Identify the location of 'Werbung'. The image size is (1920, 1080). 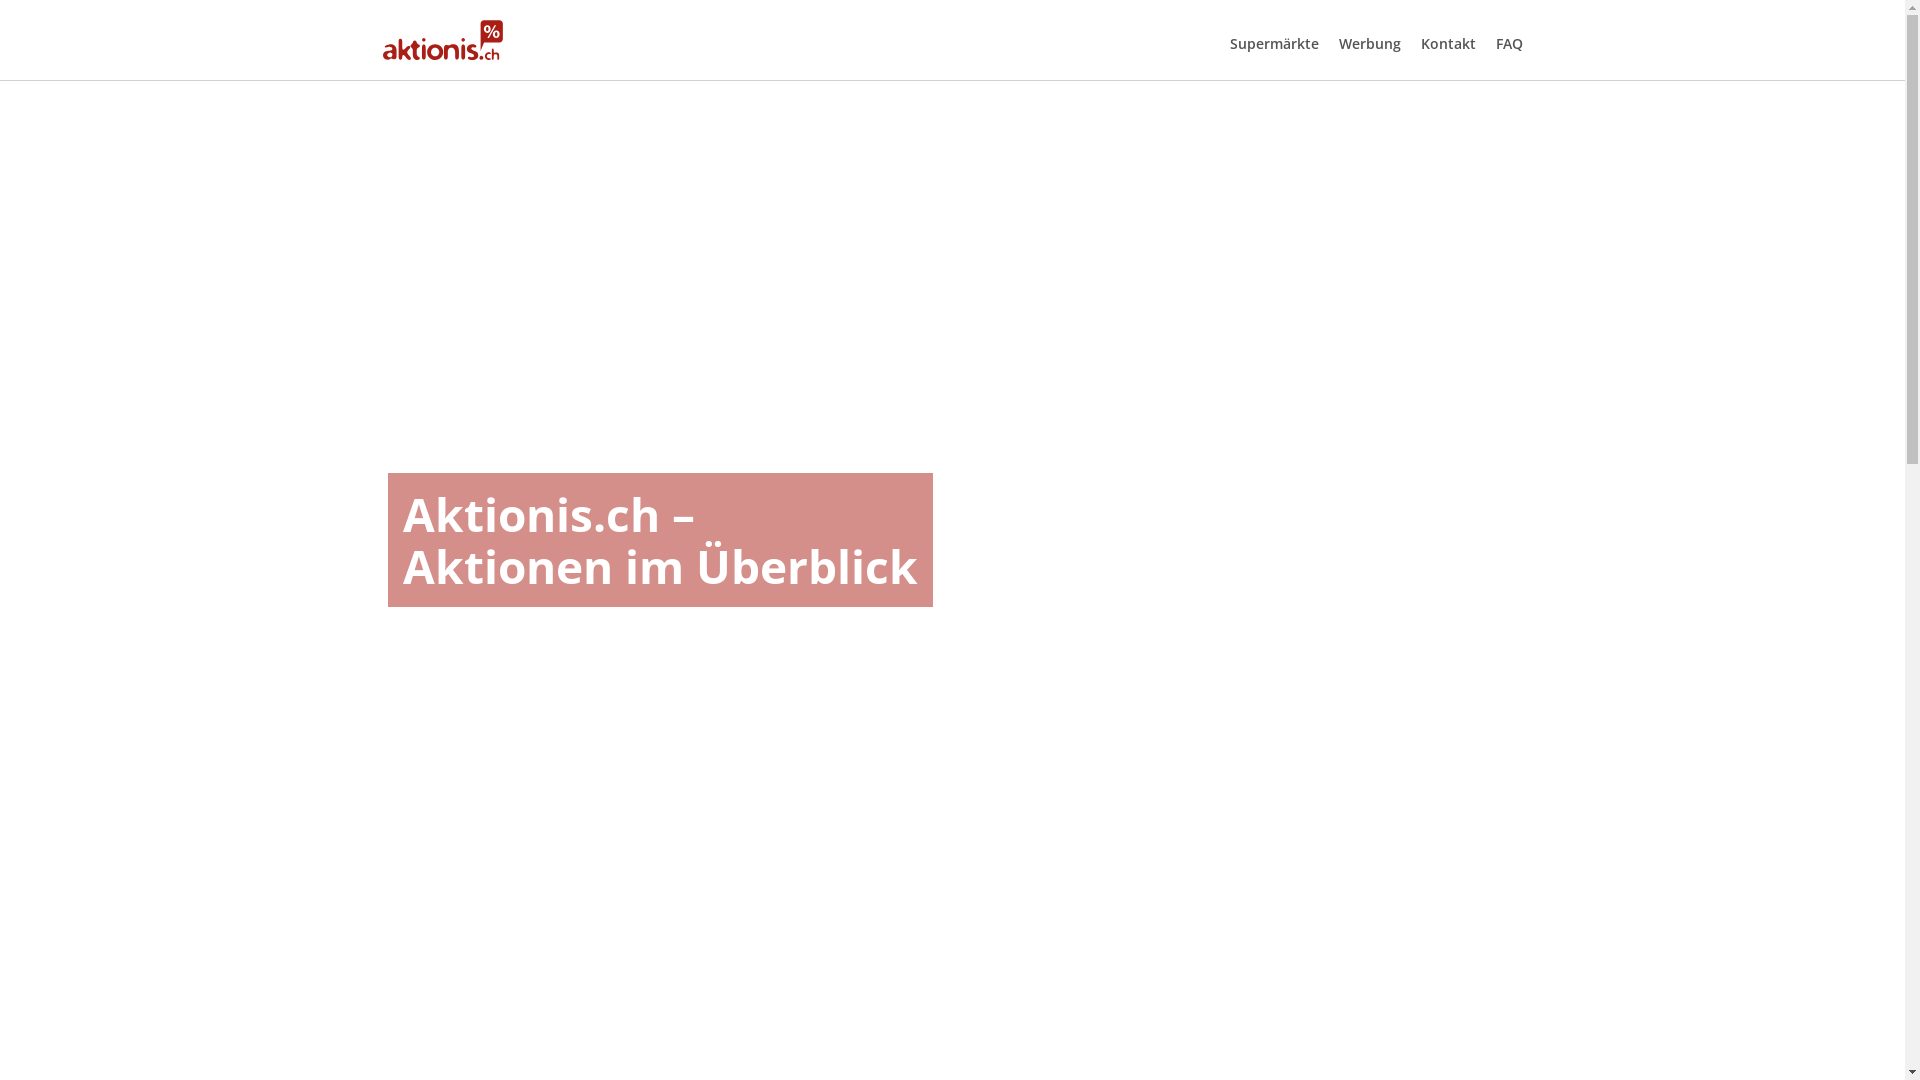
(1367, 43).